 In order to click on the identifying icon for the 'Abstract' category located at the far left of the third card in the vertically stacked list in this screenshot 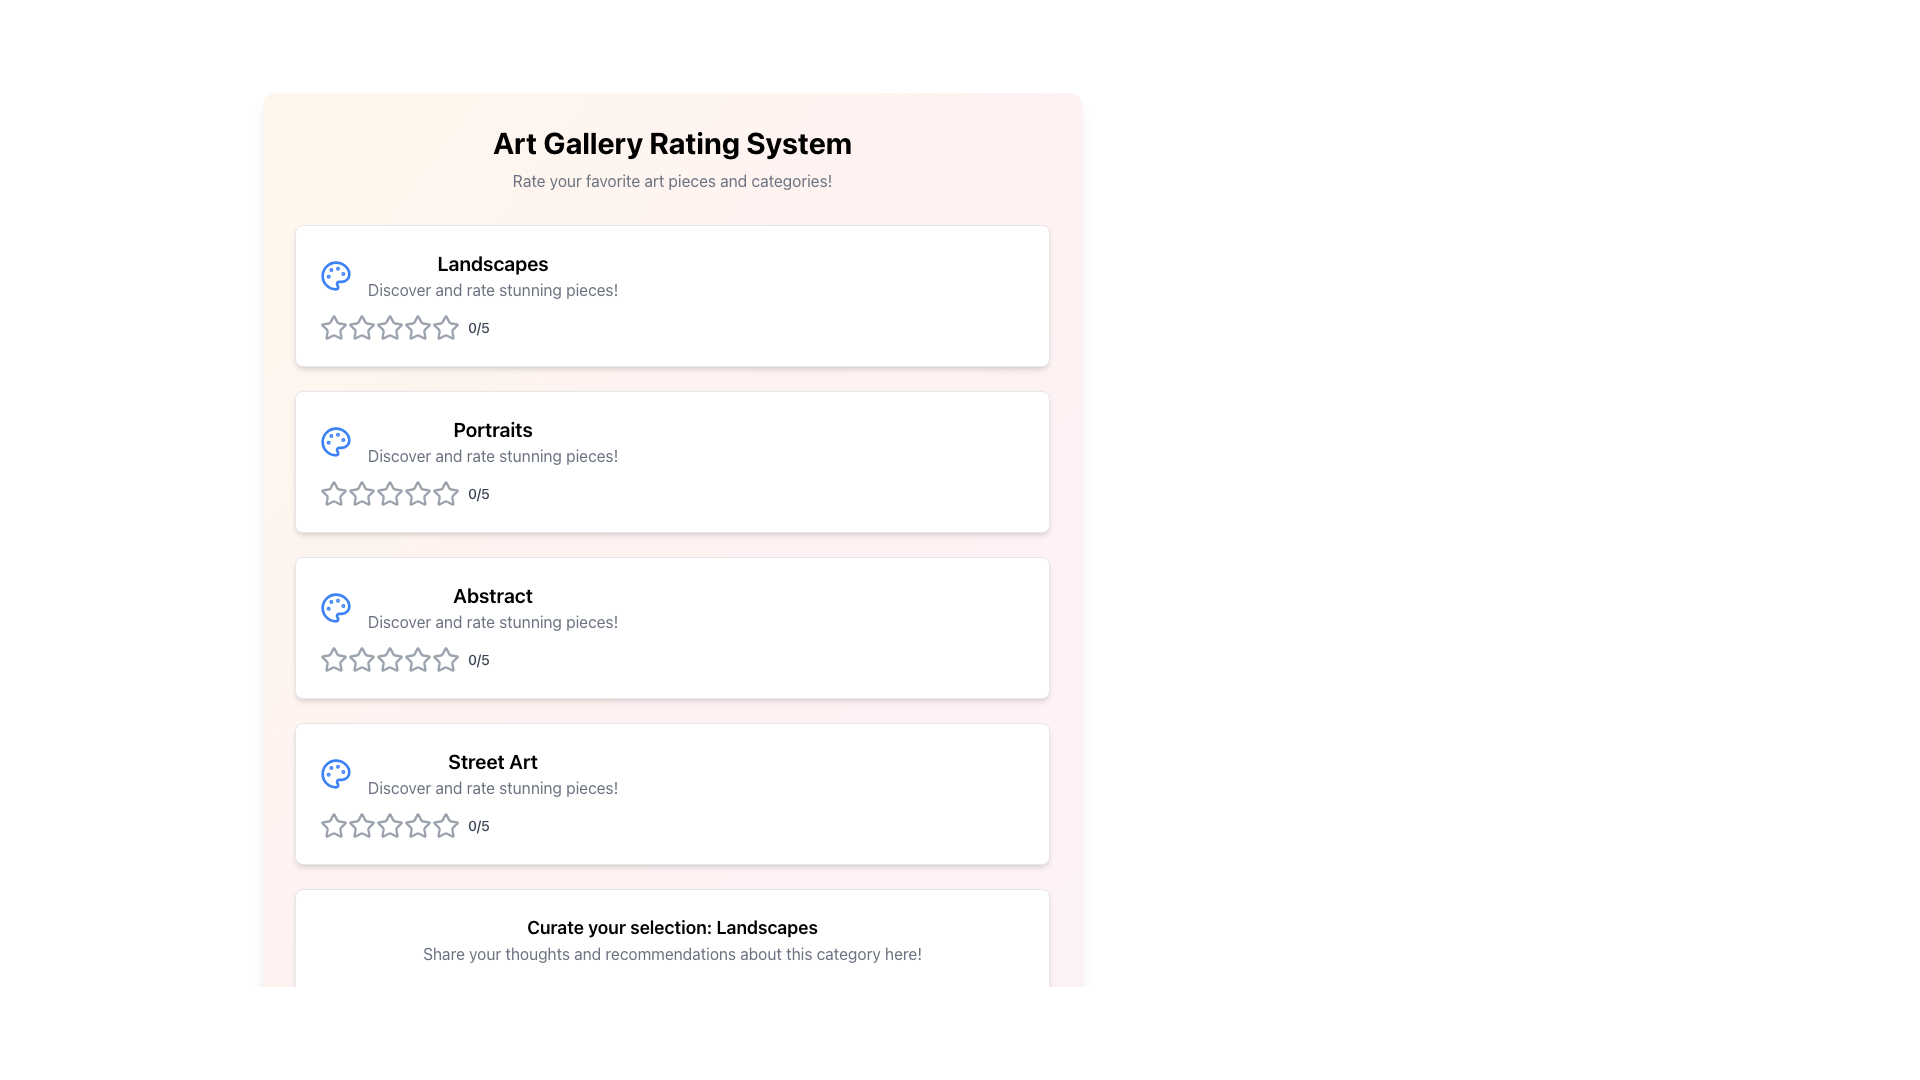, I will do `click(336, 607)`.